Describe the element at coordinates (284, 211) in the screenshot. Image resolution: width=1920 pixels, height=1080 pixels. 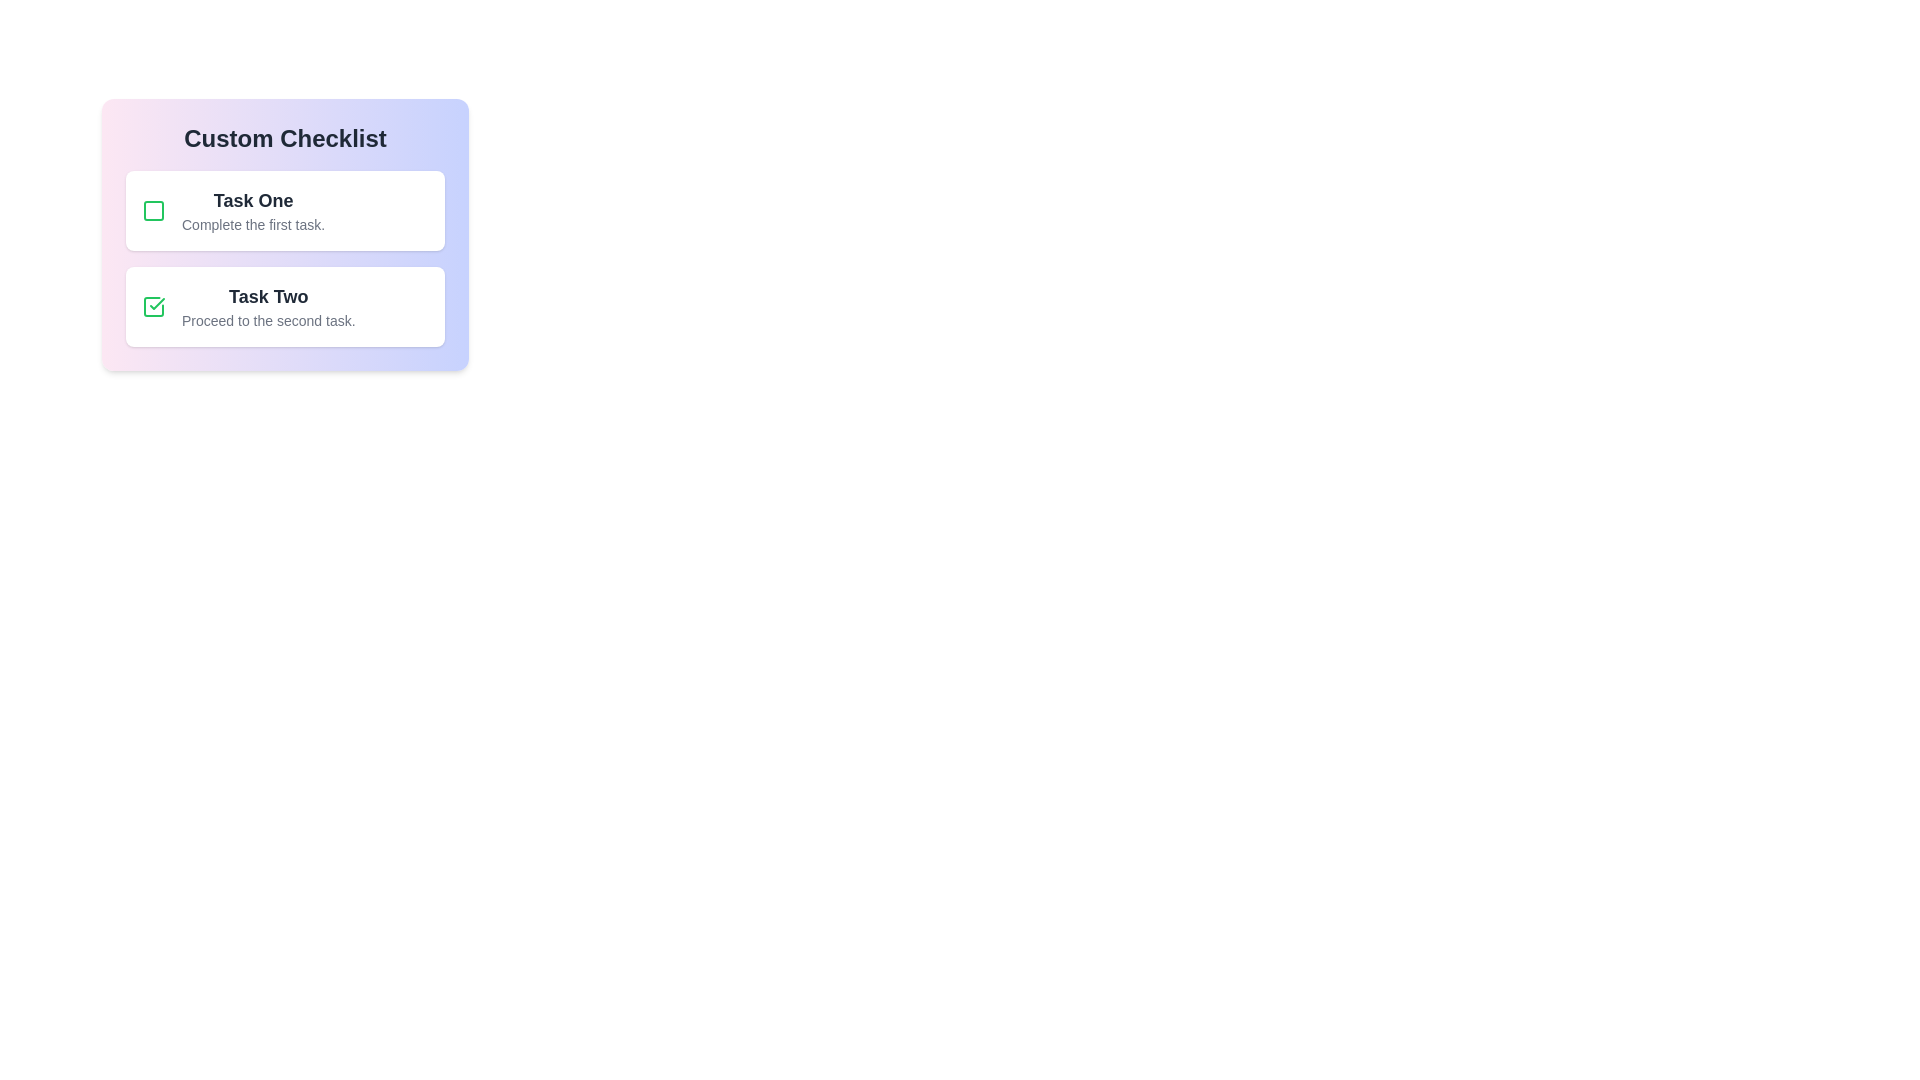
I see `the first task item in the checklist which contains an interactive checkbox to mark it as complete` at that location.